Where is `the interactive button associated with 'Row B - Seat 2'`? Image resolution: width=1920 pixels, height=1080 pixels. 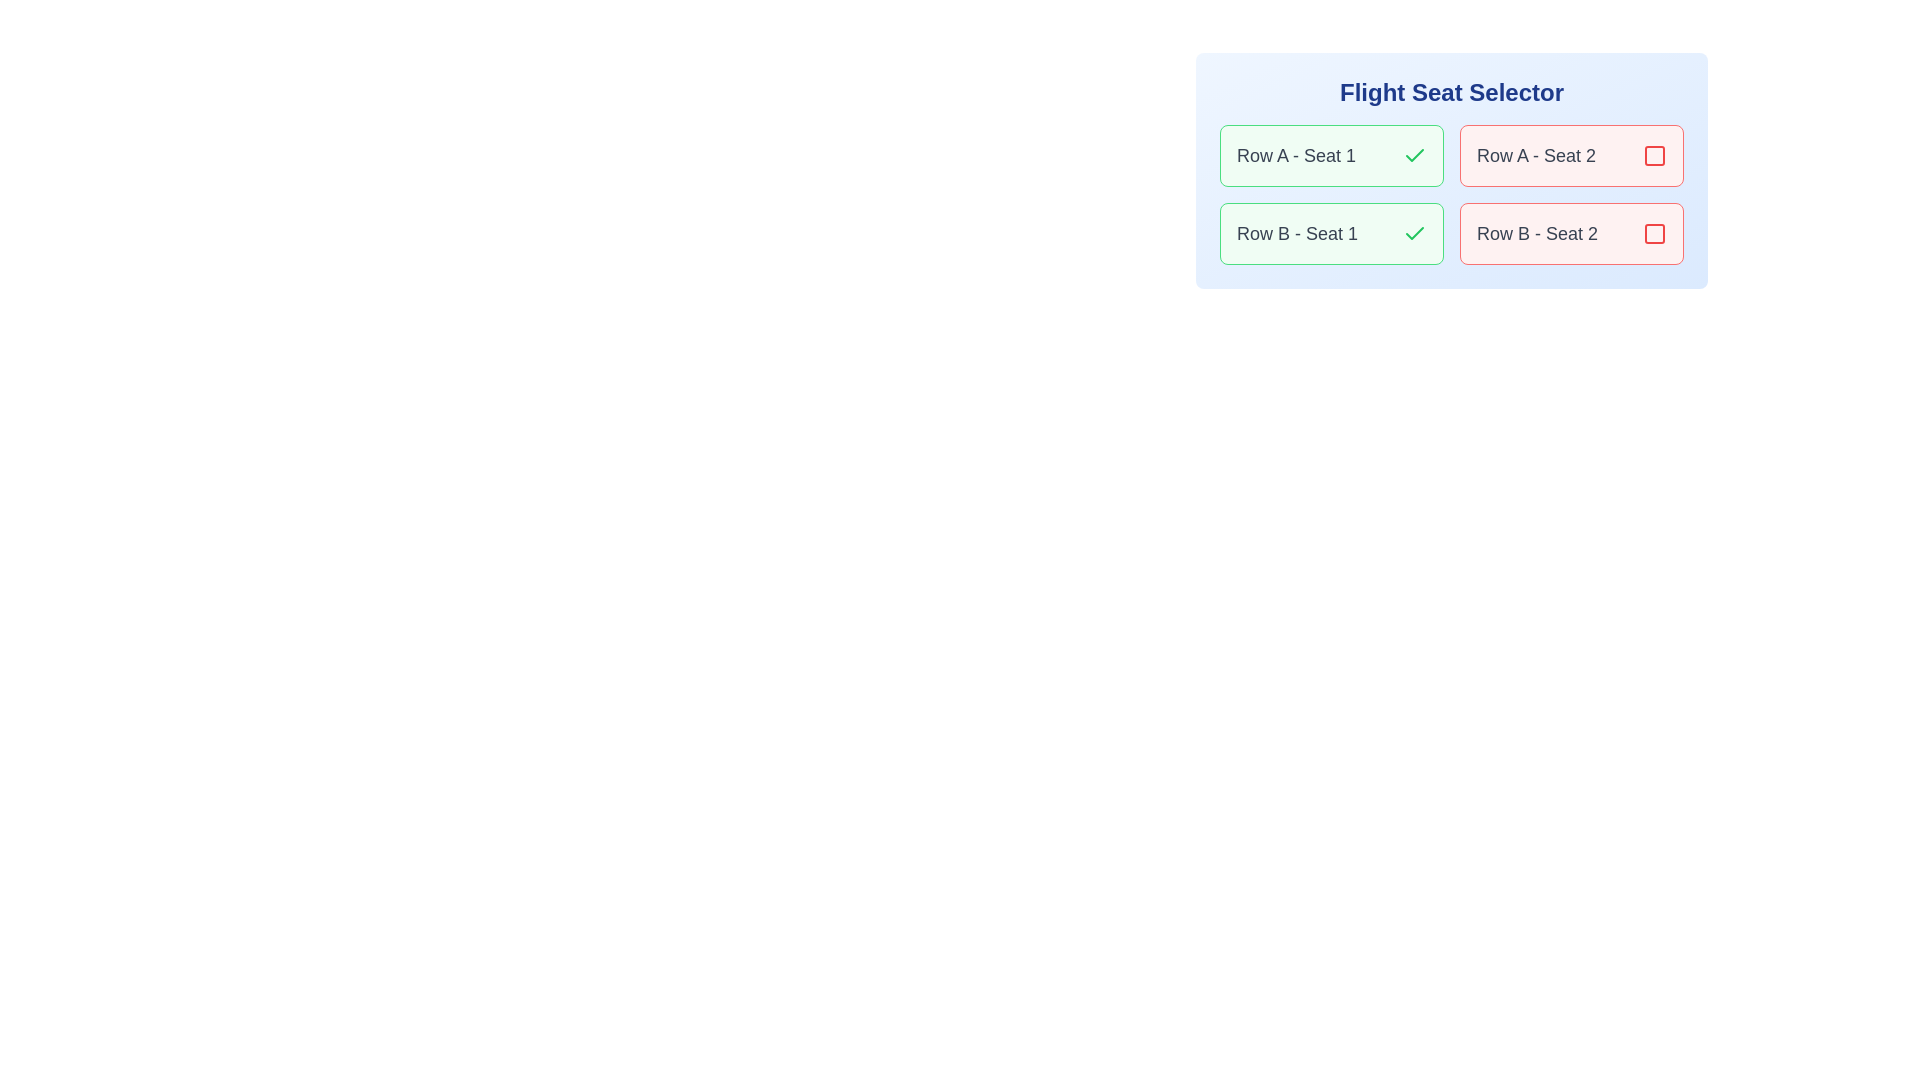
the interactive button associated with 'Row B - Seat 2' is located at coordinates (1655, 233).